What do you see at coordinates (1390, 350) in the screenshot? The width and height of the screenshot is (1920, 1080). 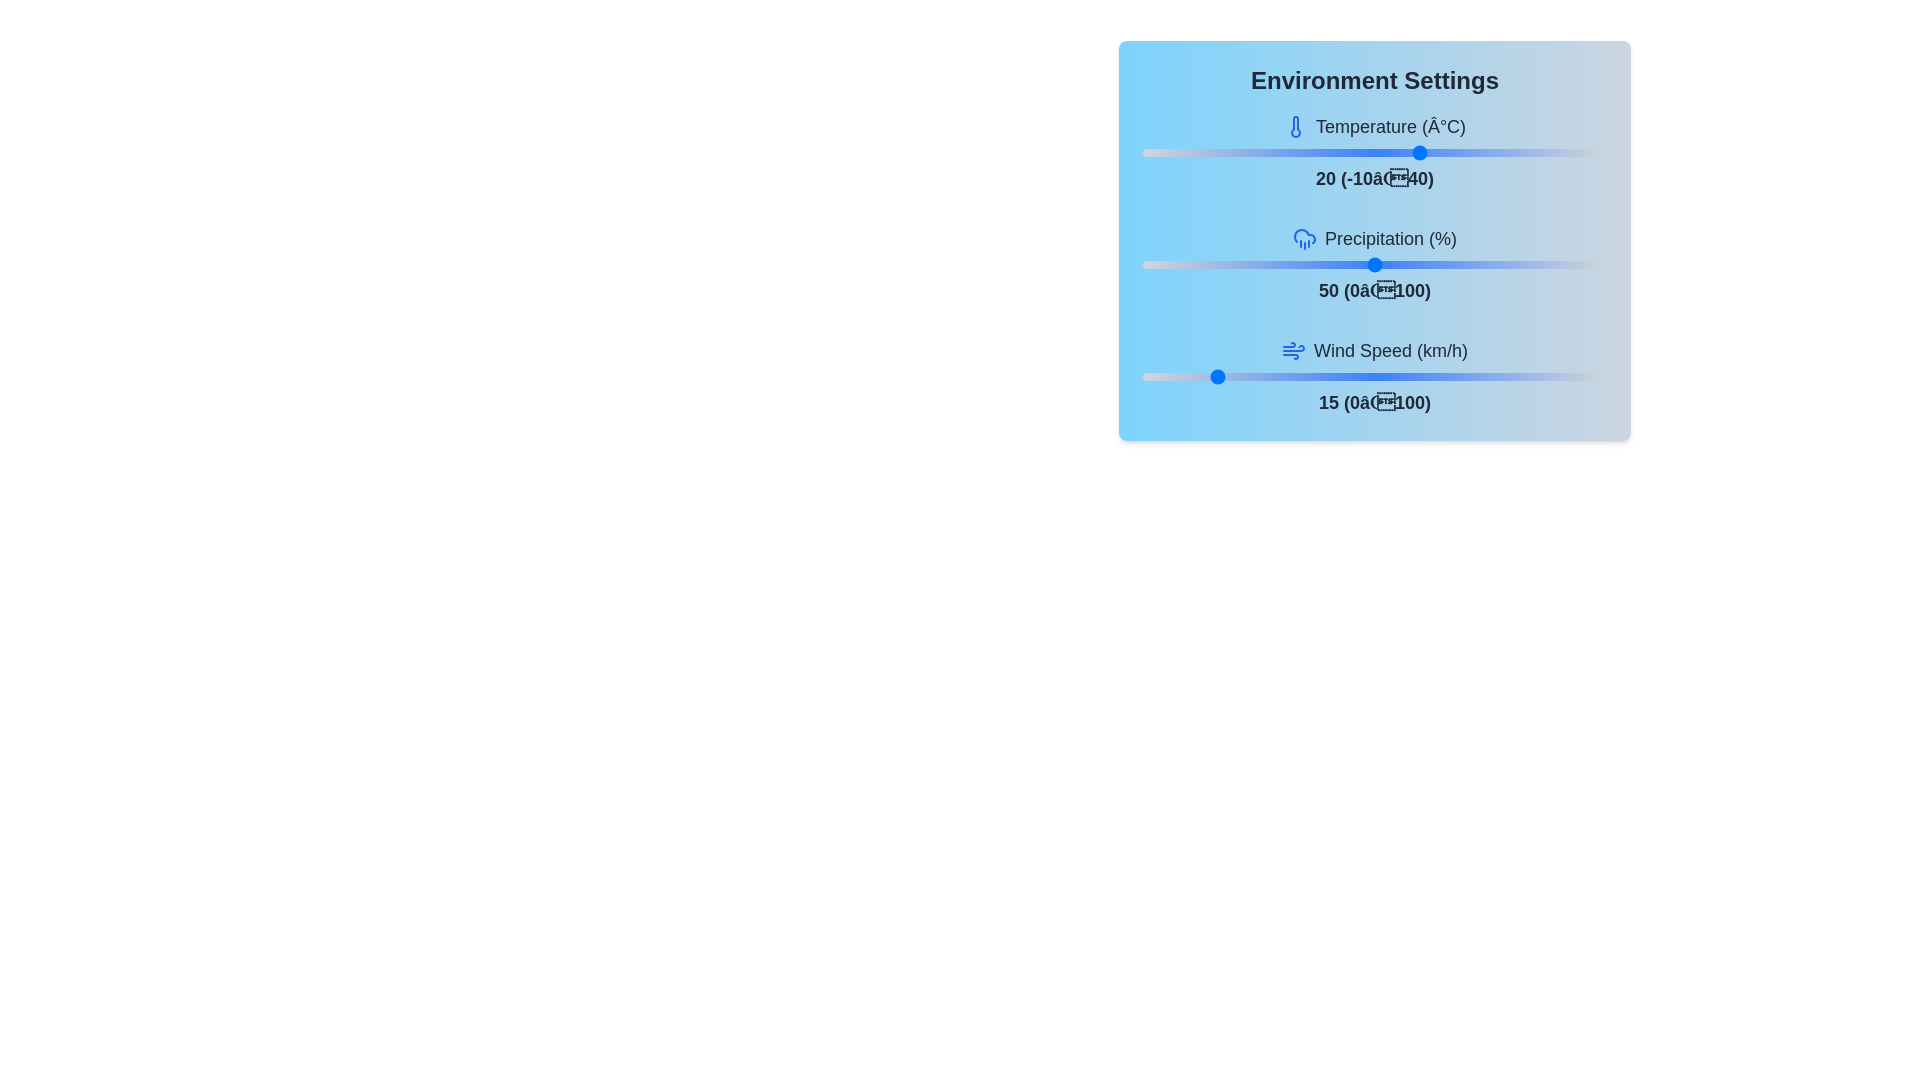 I see `the text label that provides context for the wind speed slider control, located to the right of the wind icon and positioned in the middle of the interface, beneath the 'Precipitation (%)' slider and above the '15 (0–100)' slider` at bounding box center [1390, 350].